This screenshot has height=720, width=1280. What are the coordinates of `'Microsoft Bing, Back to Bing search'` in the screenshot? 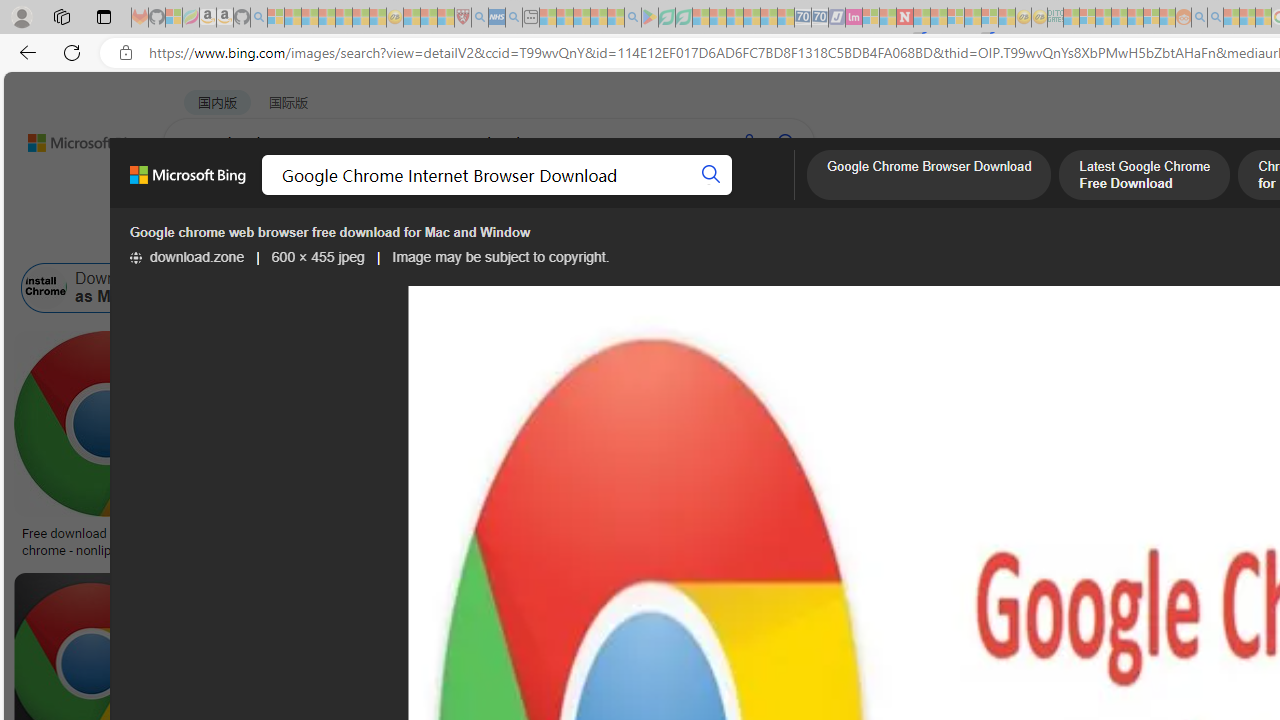 It's located at (188, 183).